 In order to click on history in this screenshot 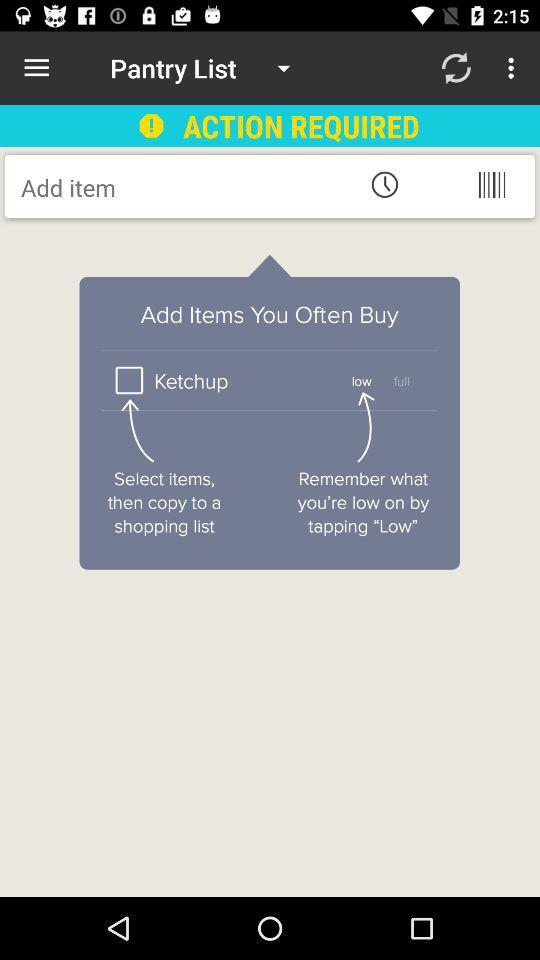, I will do `click(384, 184)`.